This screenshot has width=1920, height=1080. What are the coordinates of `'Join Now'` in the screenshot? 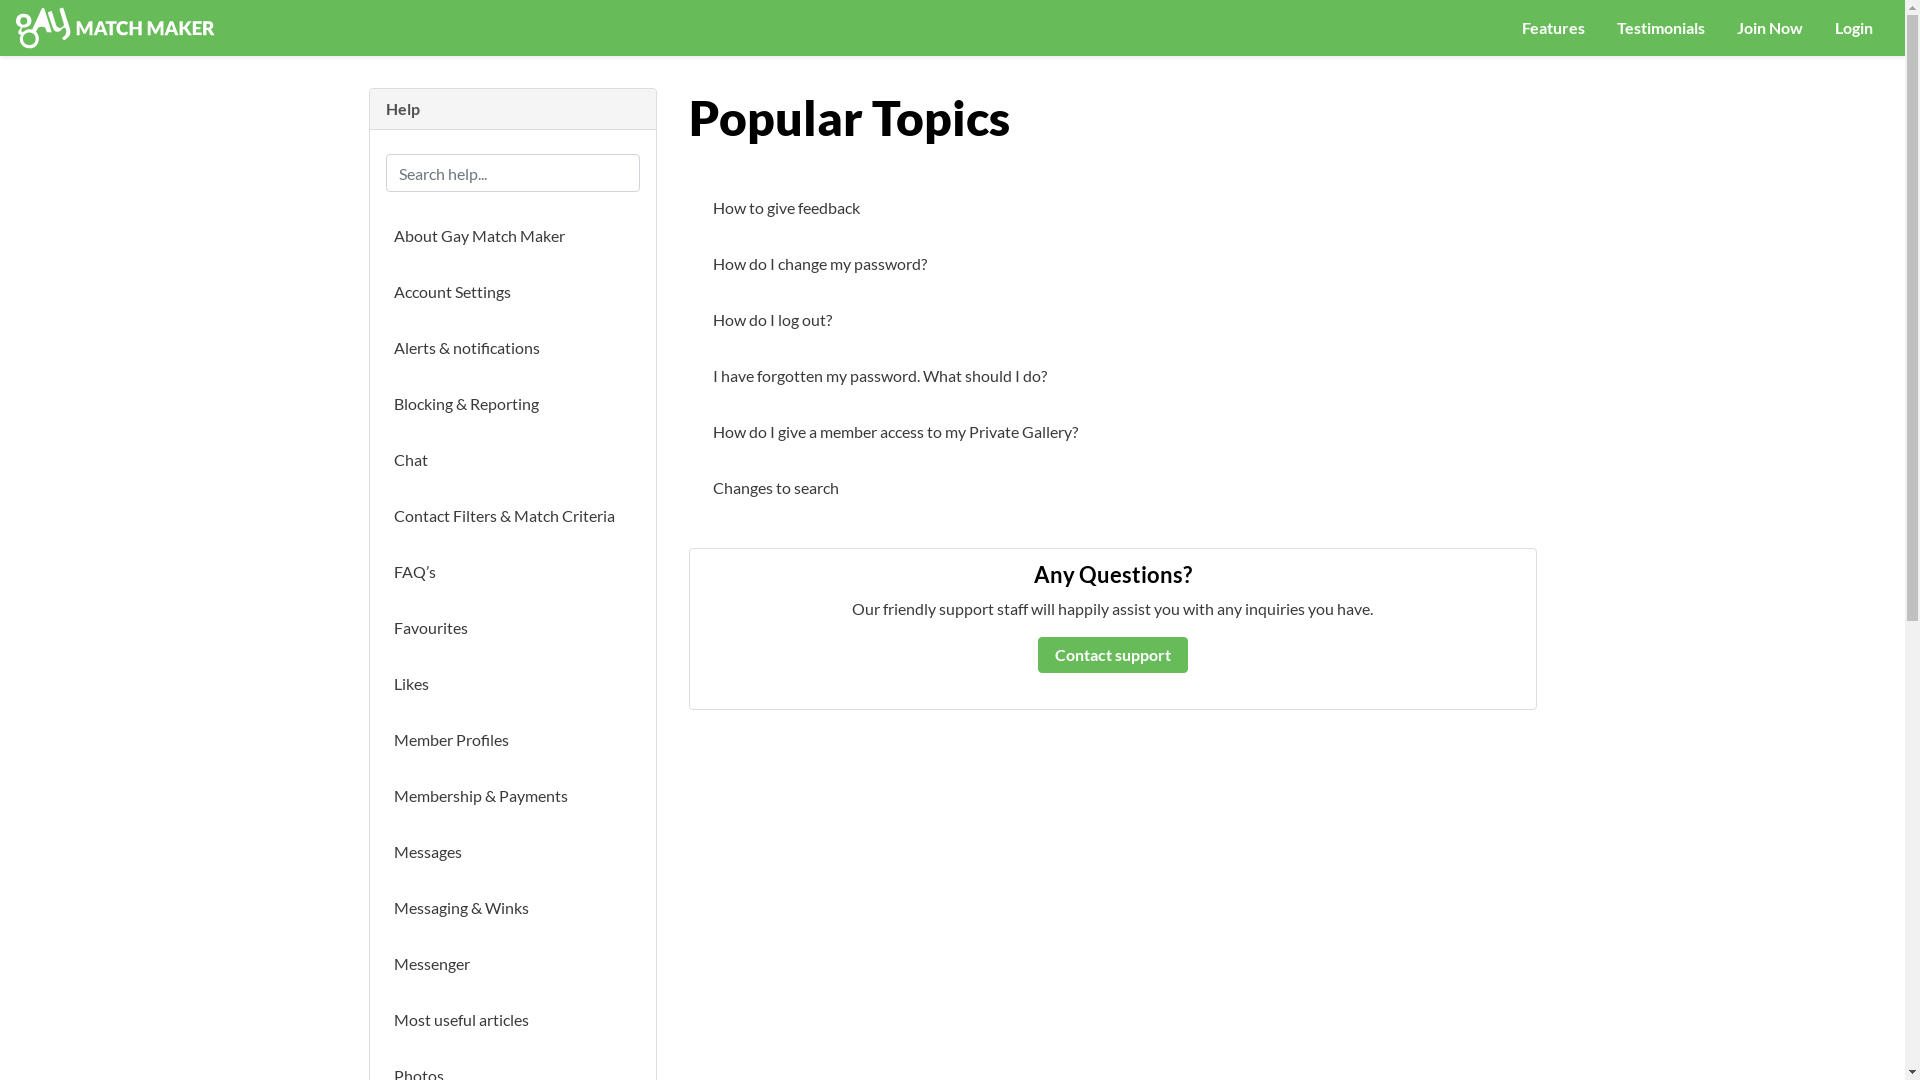 It's located at (1770, 27).